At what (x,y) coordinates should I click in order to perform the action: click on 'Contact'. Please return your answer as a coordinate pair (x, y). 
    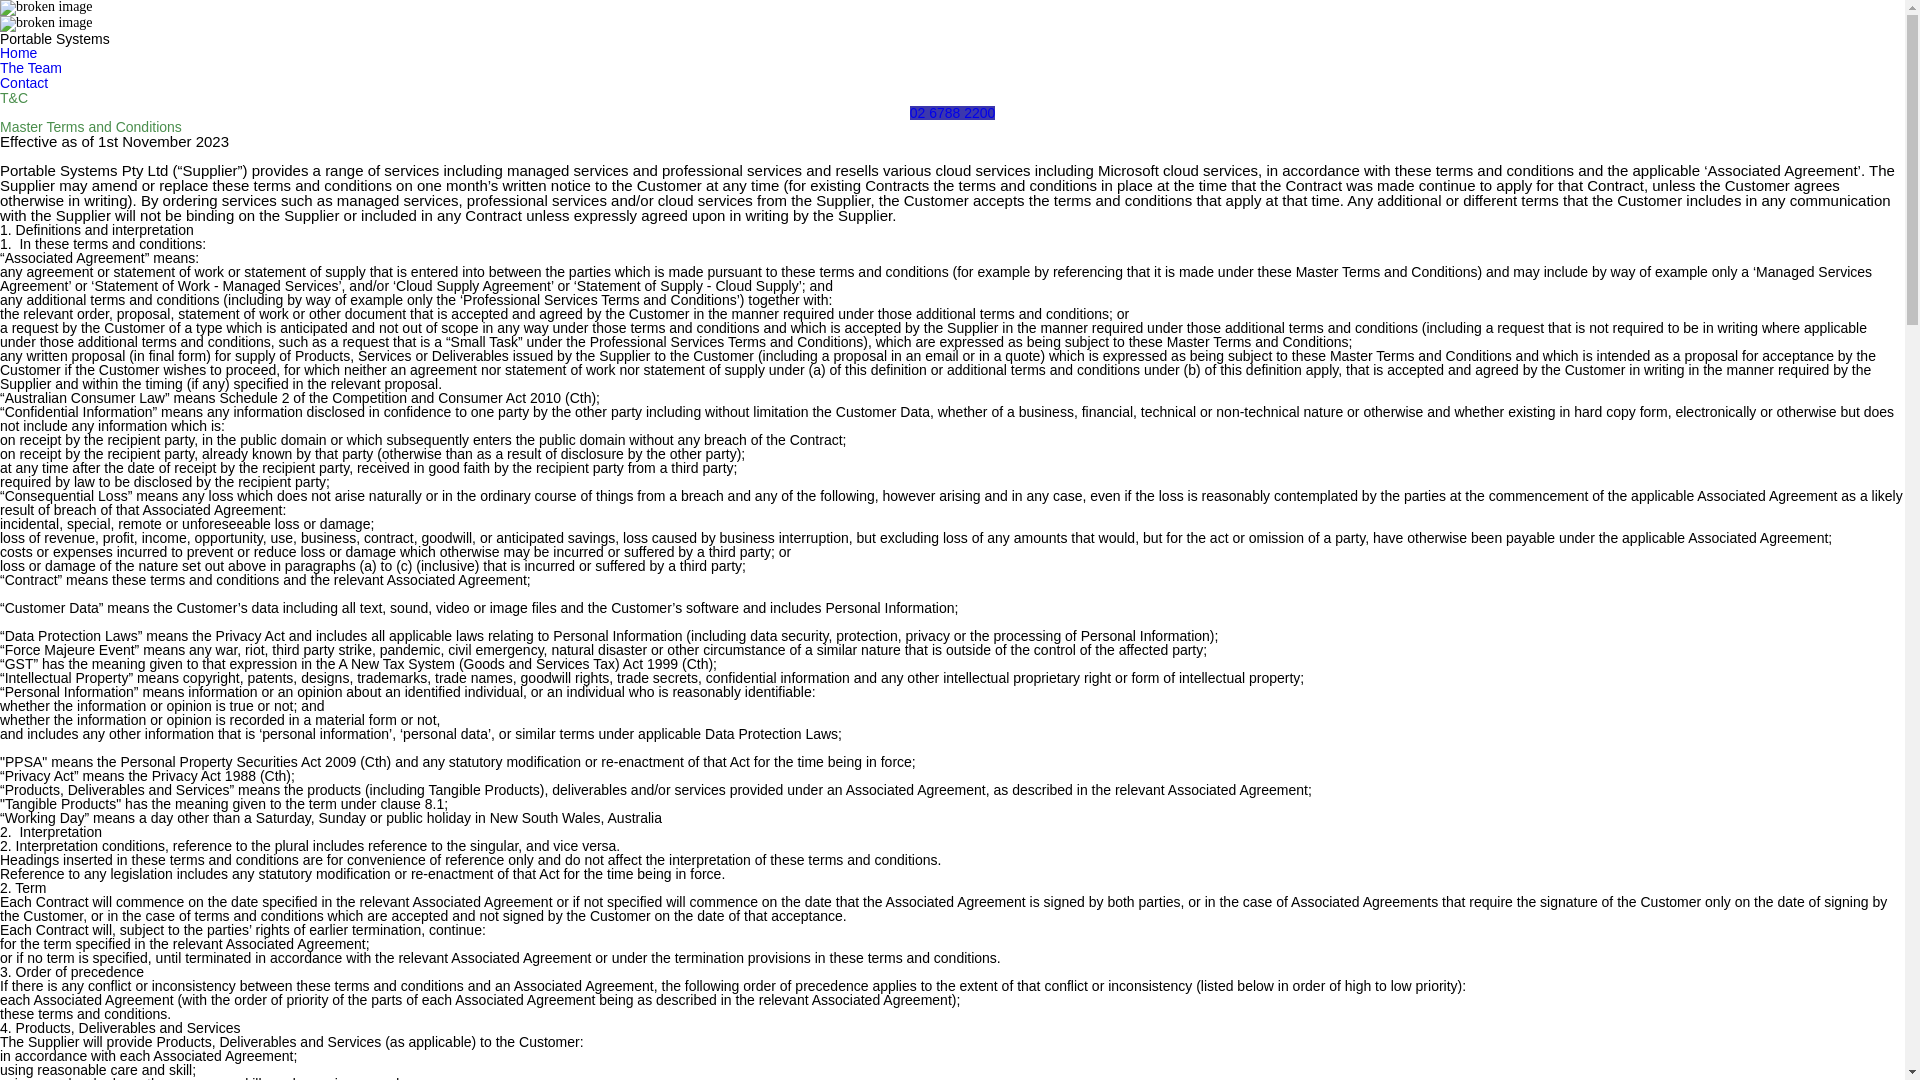
    Looking at the image, I should click on (24, 82).